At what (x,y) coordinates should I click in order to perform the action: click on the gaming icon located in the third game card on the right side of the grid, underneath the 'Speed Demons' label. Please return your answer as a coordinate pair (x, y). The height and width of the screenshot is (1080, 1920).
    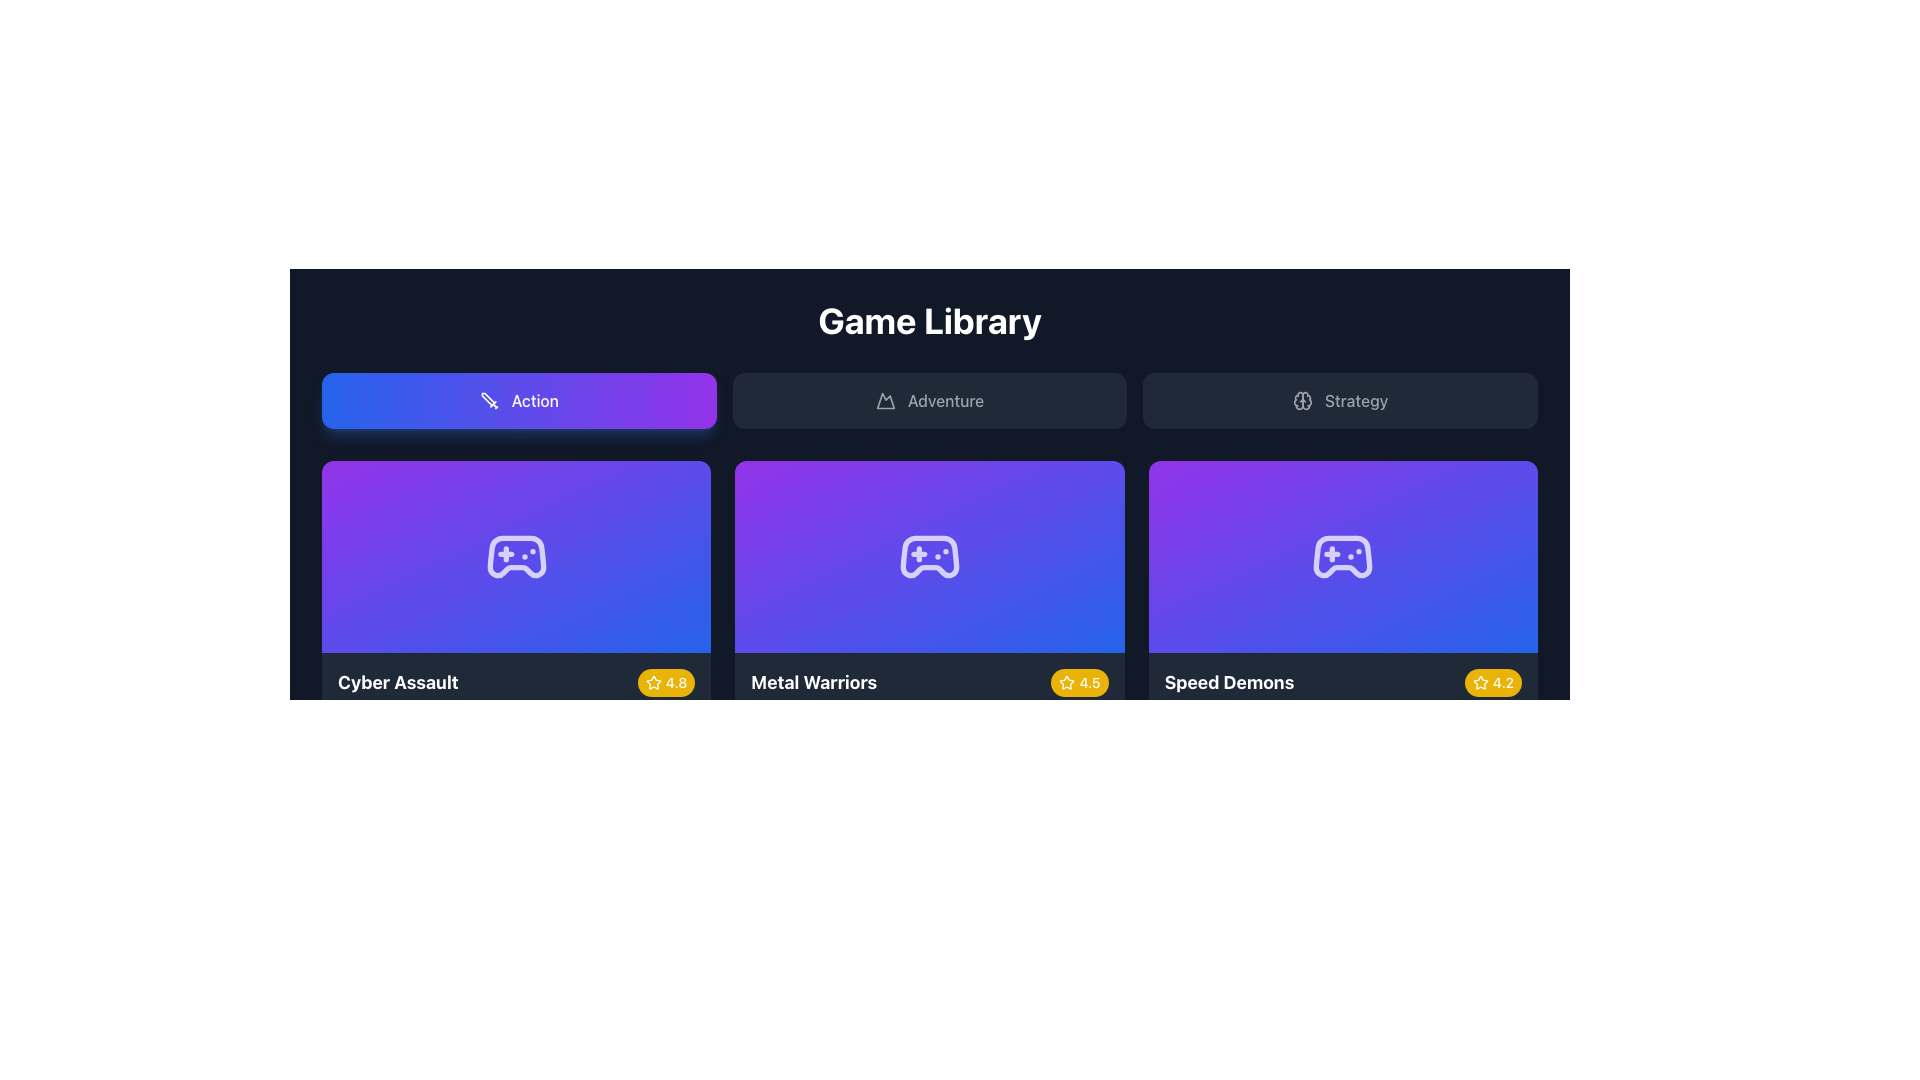
    Looking at the image, I should click on (1343, 556).